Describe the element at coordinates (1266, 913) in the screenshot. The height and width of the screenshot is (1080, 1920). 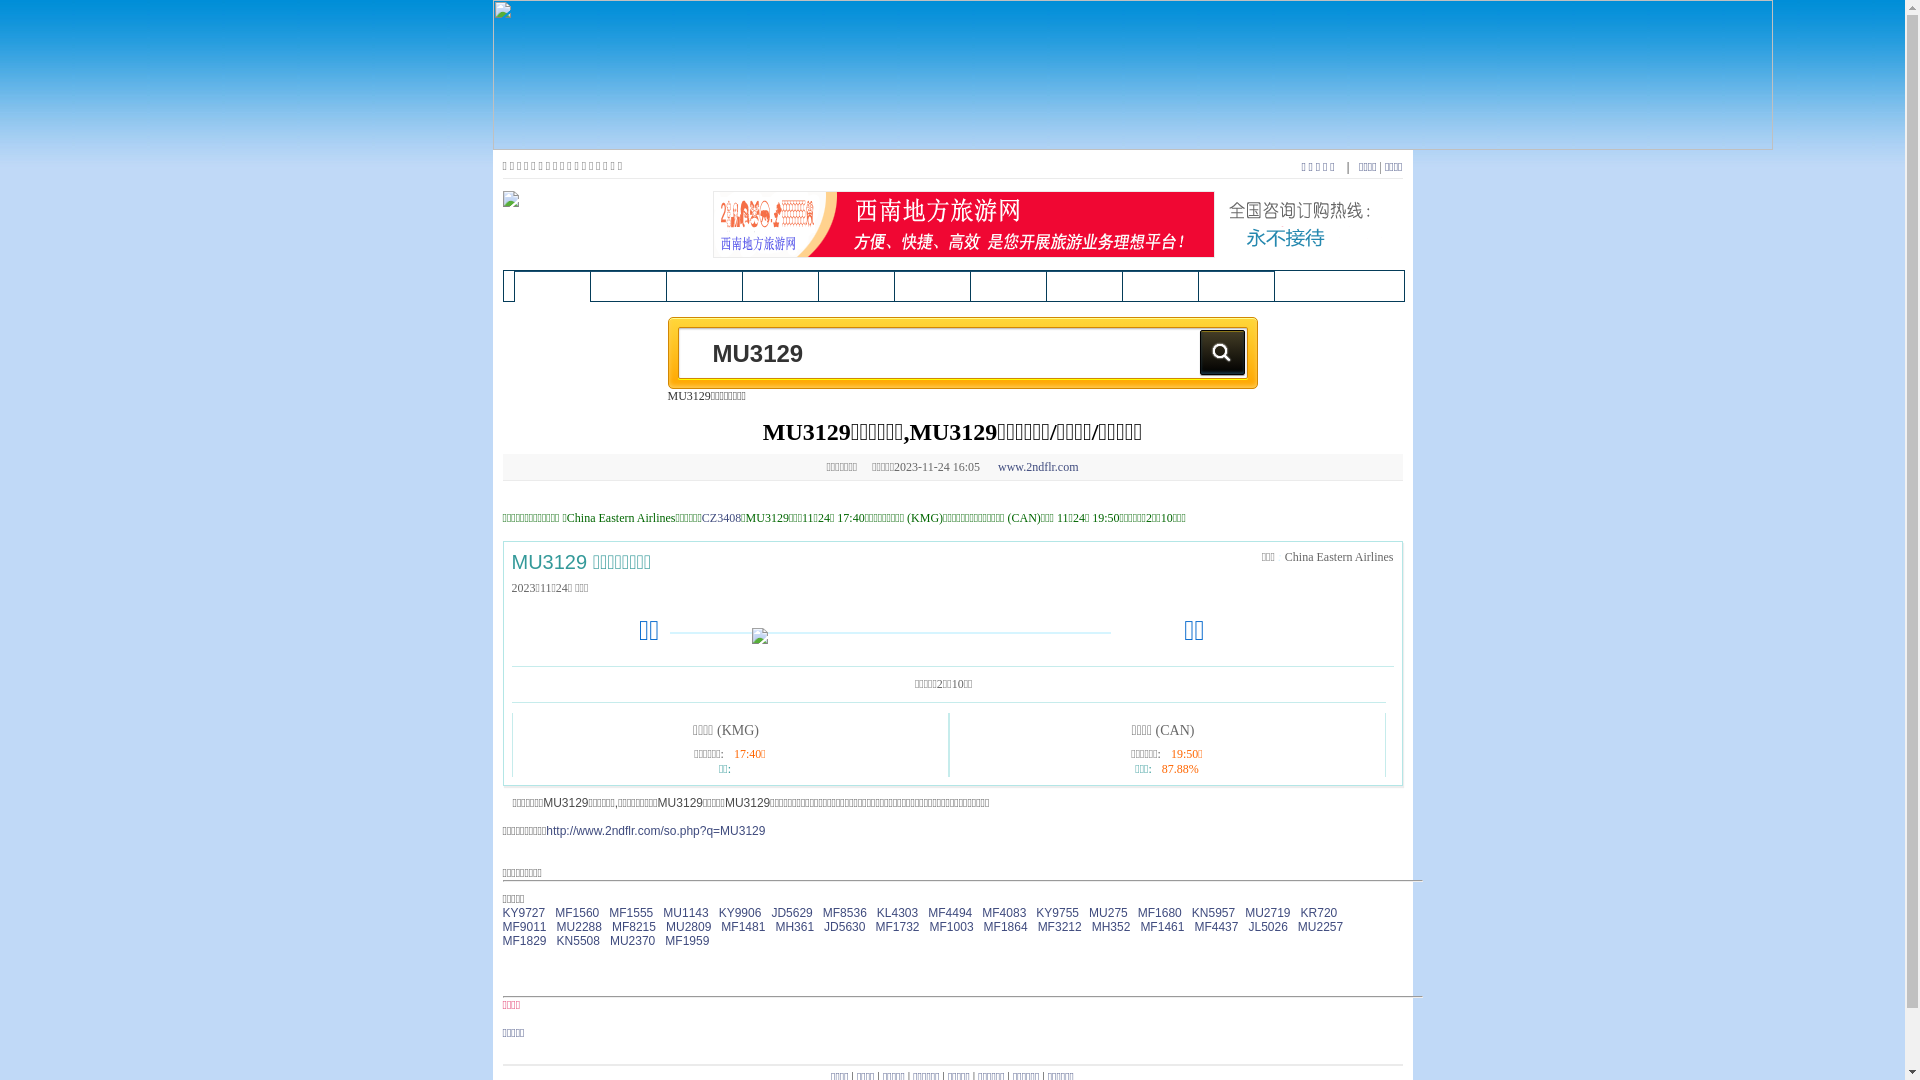
I see `'MU2719'` at that location.